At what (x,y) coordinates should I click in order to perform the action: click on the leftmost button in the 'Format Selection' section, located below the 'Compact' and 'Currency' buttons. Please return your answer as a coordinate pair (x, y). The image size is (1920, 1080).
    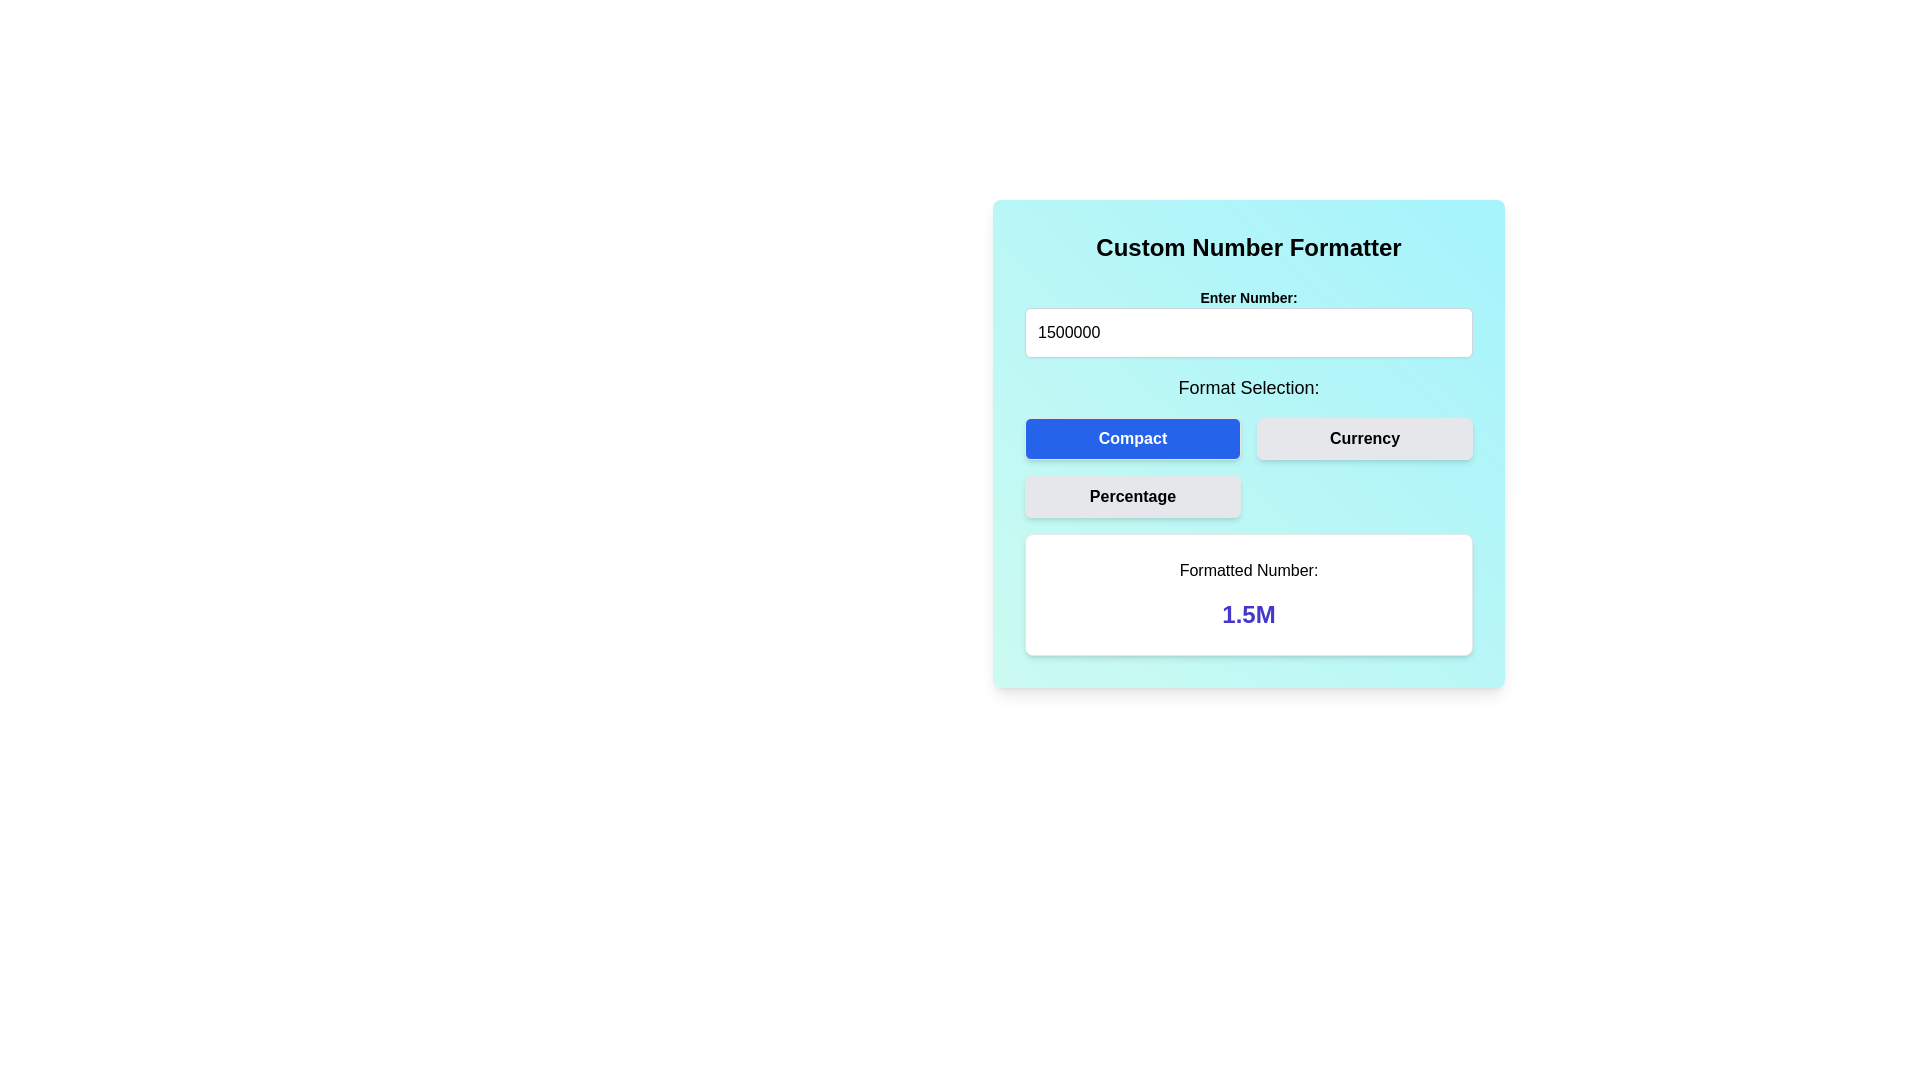
    Looking at the image, I should click on (1132, 496).